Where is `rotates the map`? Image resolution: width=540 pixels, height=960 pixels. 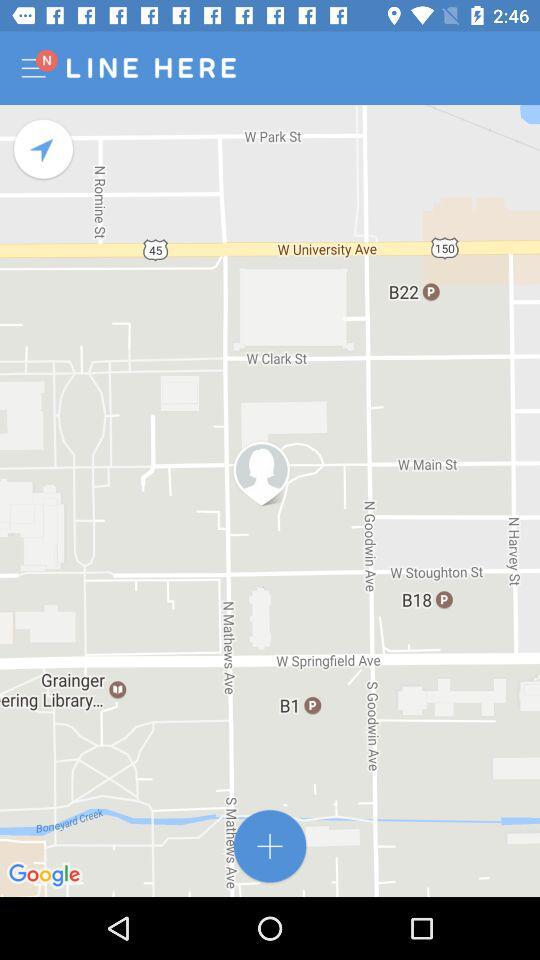 rotates the map is located at coordinates (44, 148).